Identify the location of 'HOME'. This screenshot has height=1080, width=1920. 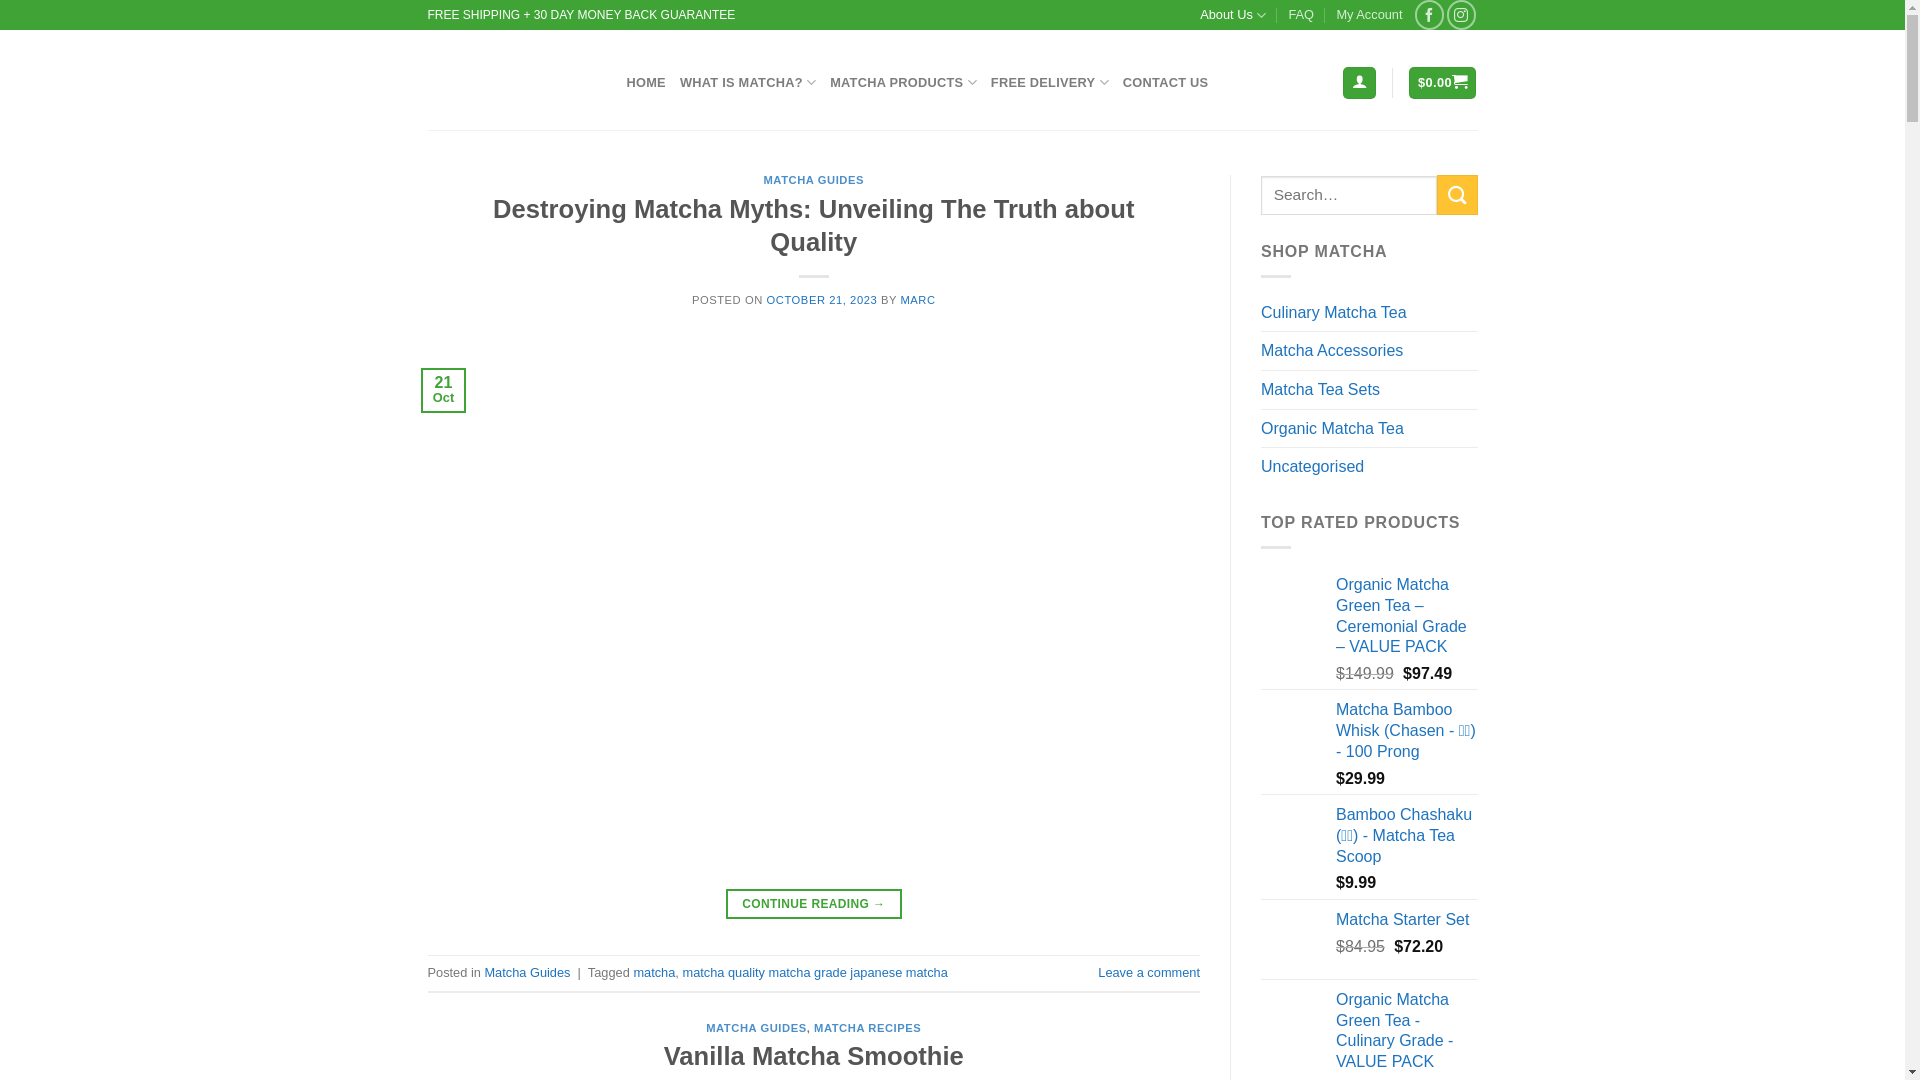
(645, 82).